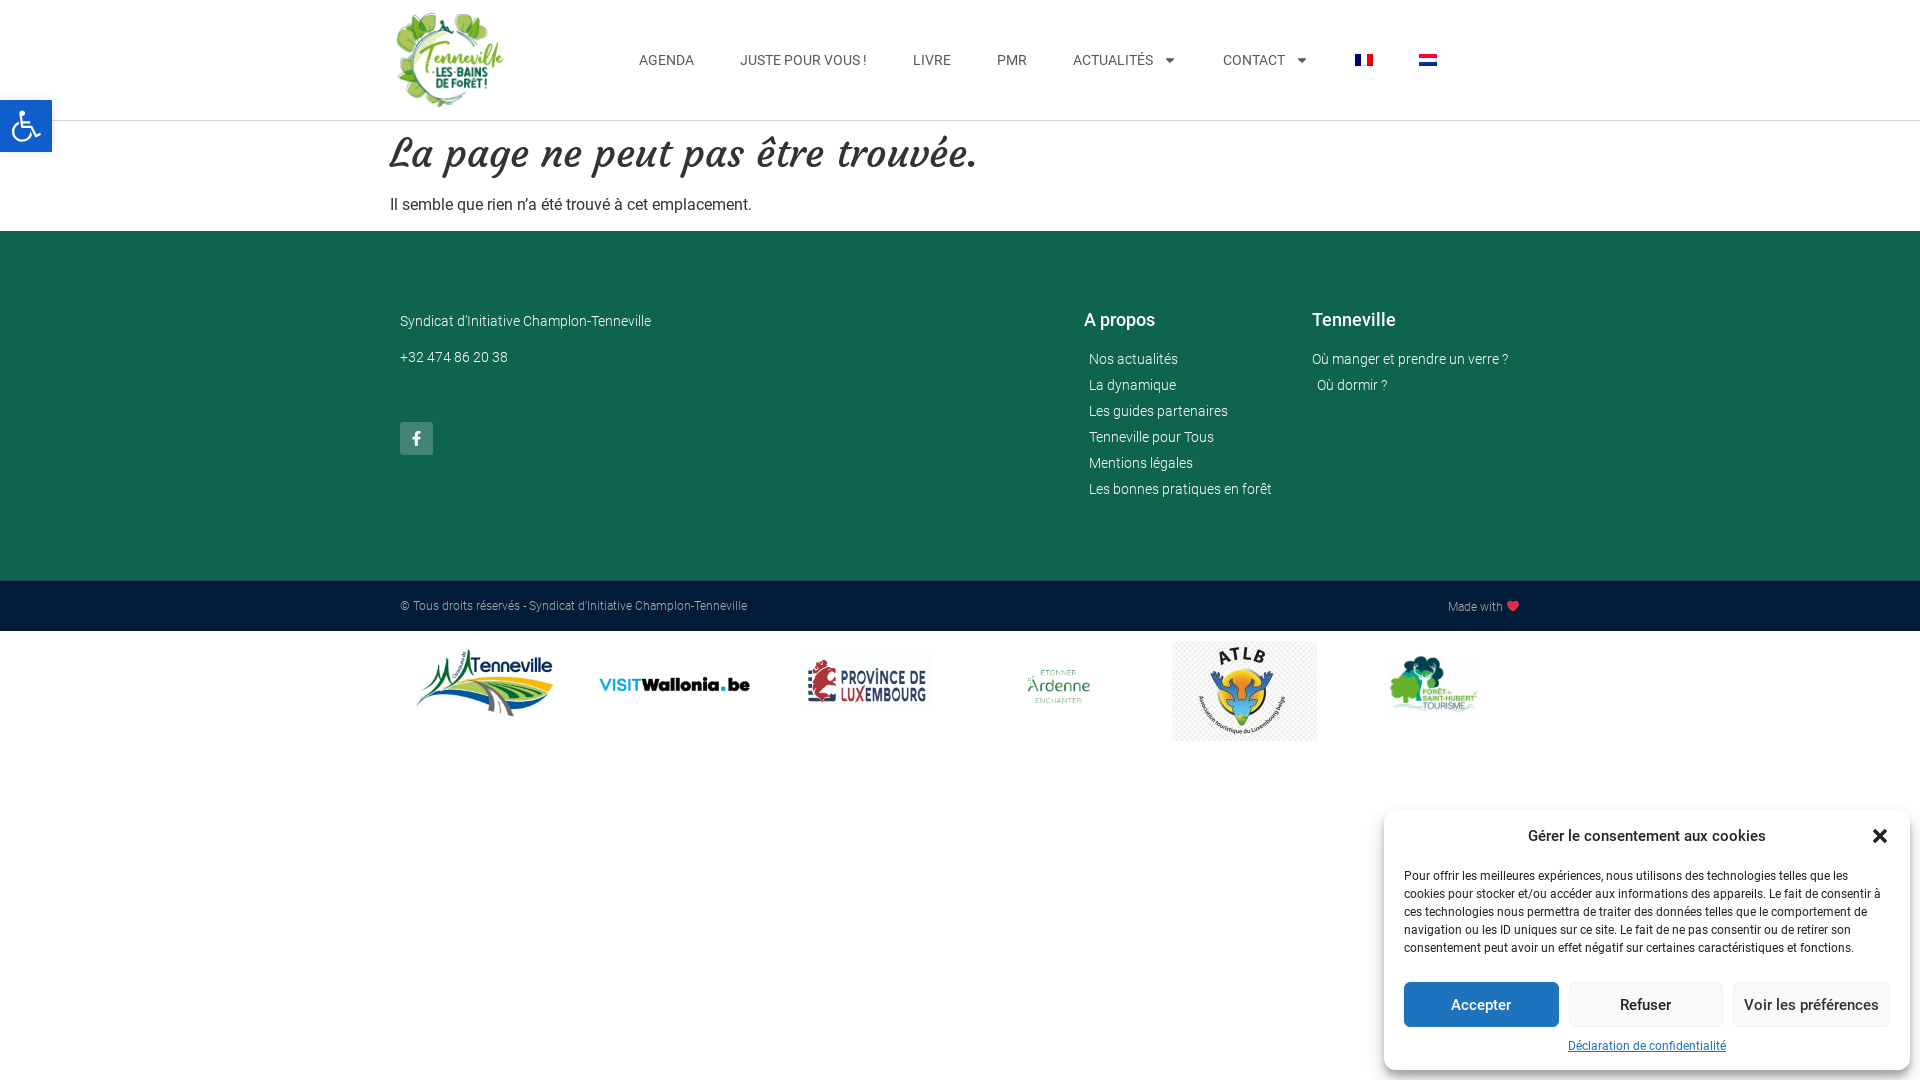 This screenshot has width=1920, height=1080. I want to click on 'logos', so click(1434, 685).